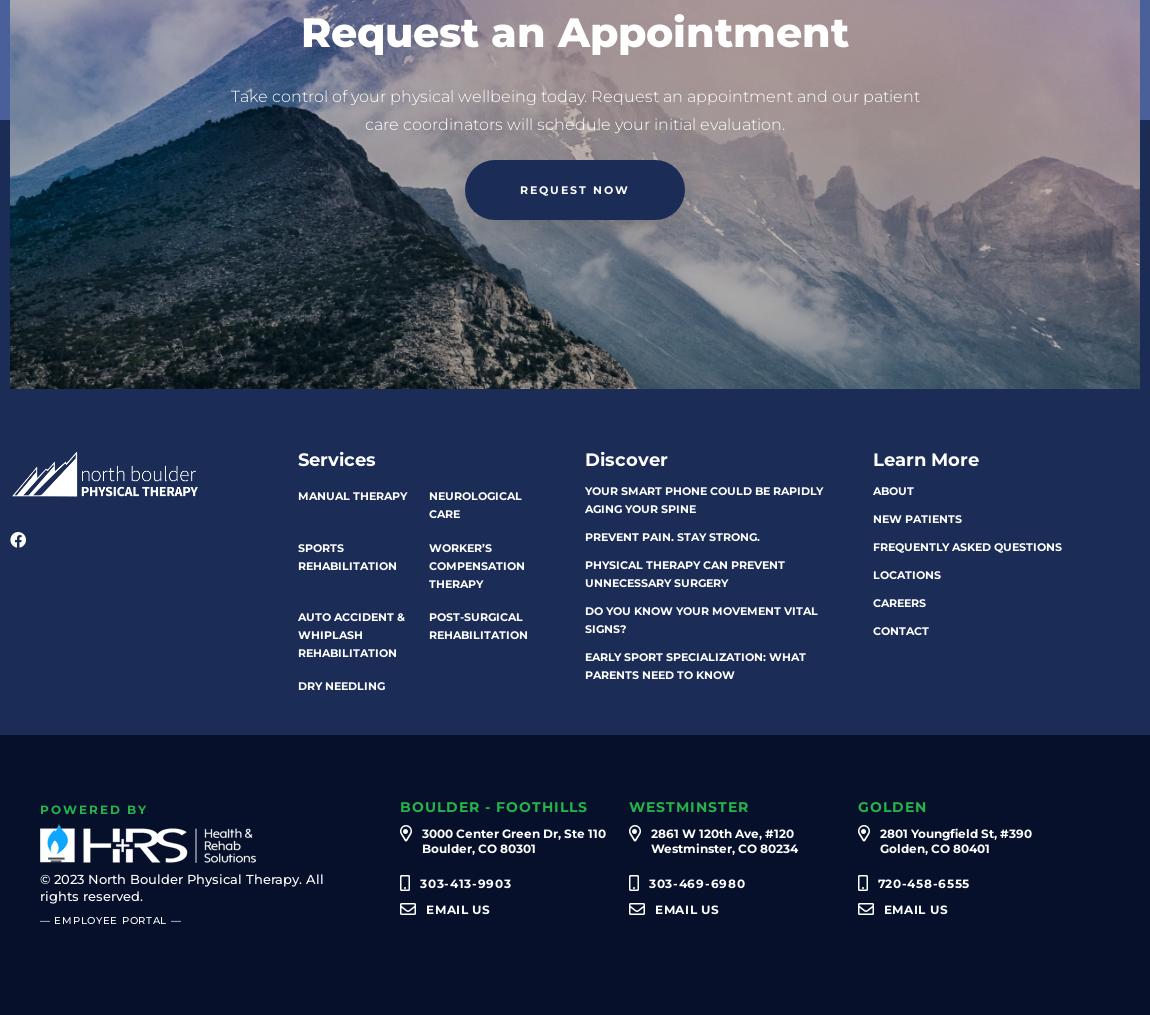 The image size is (1150, 1015). I want to click on 'Golden', so click(855, 807).